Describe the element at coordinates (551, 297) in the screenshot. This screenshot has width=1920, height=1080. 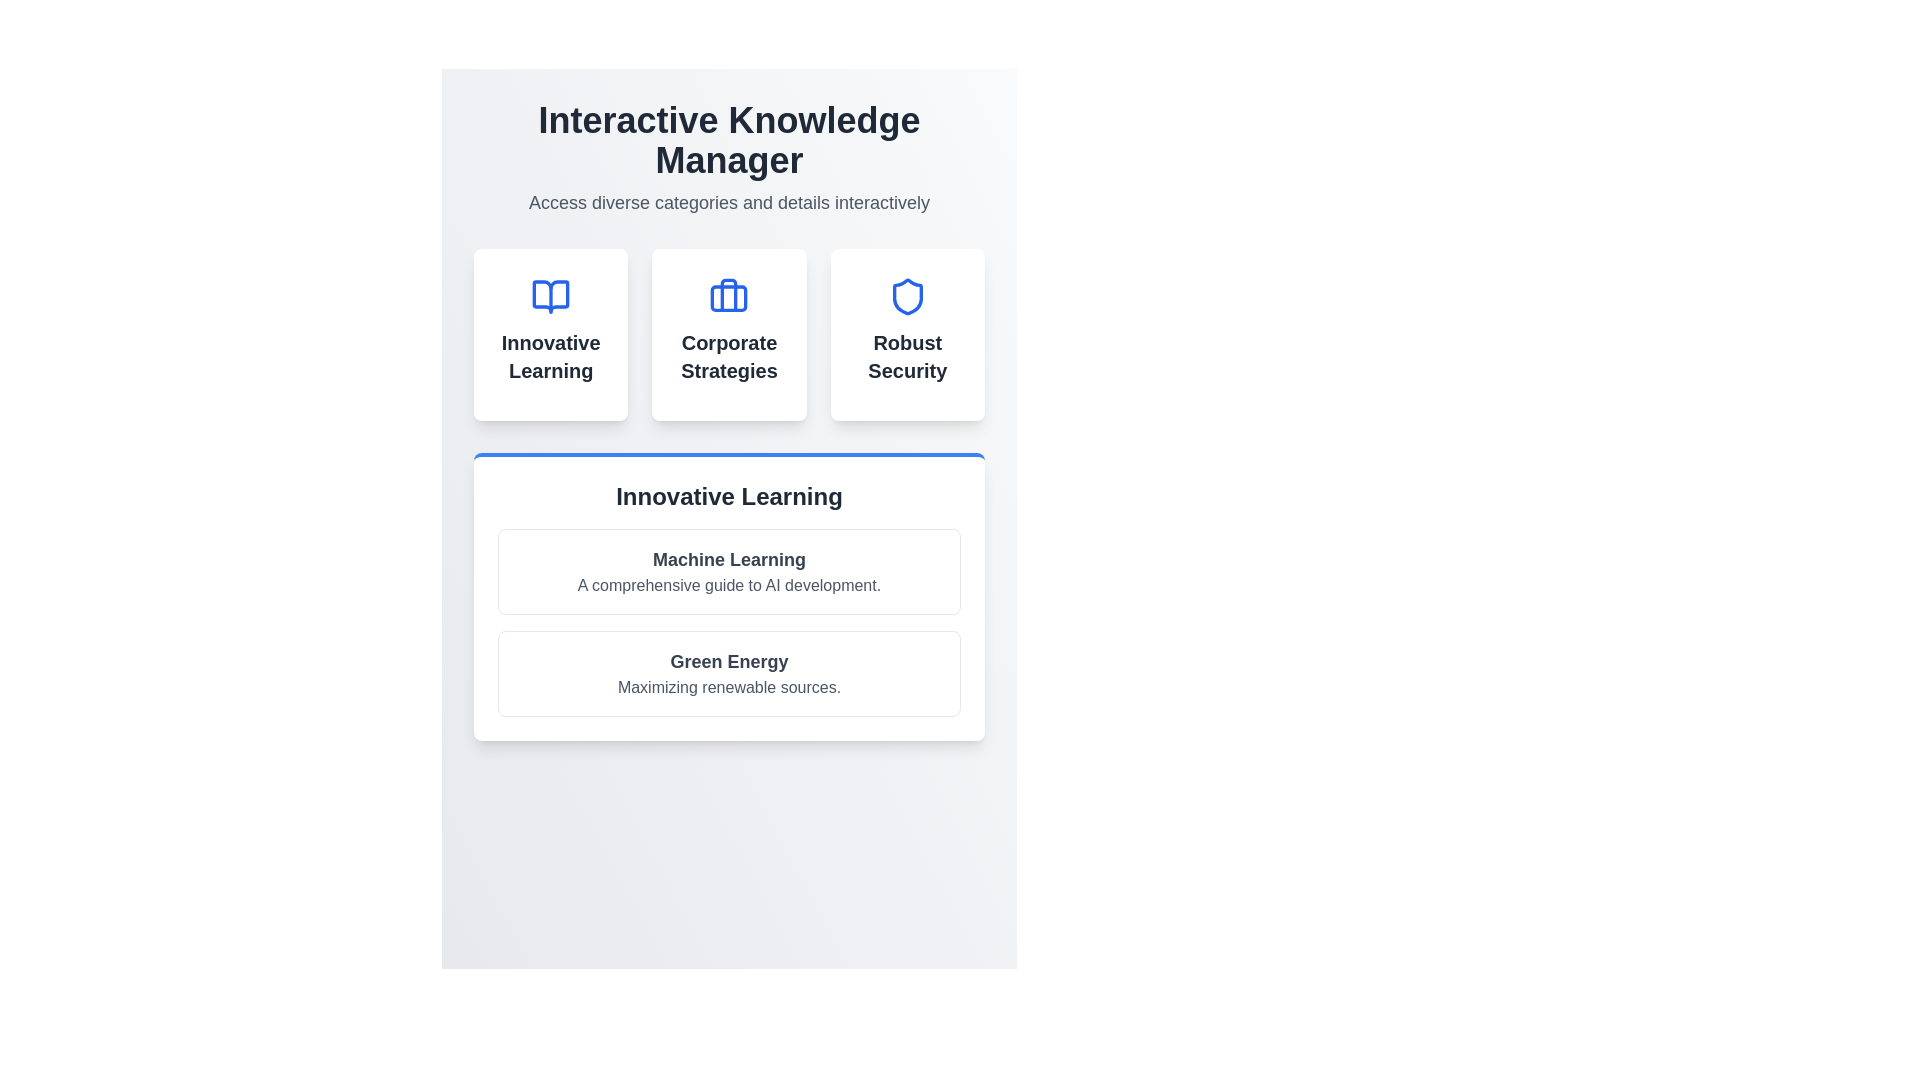
I see `the left page of the book icon, which is part of the 'Innovative Learning' thematic representation located above the corresponding label` at that location.